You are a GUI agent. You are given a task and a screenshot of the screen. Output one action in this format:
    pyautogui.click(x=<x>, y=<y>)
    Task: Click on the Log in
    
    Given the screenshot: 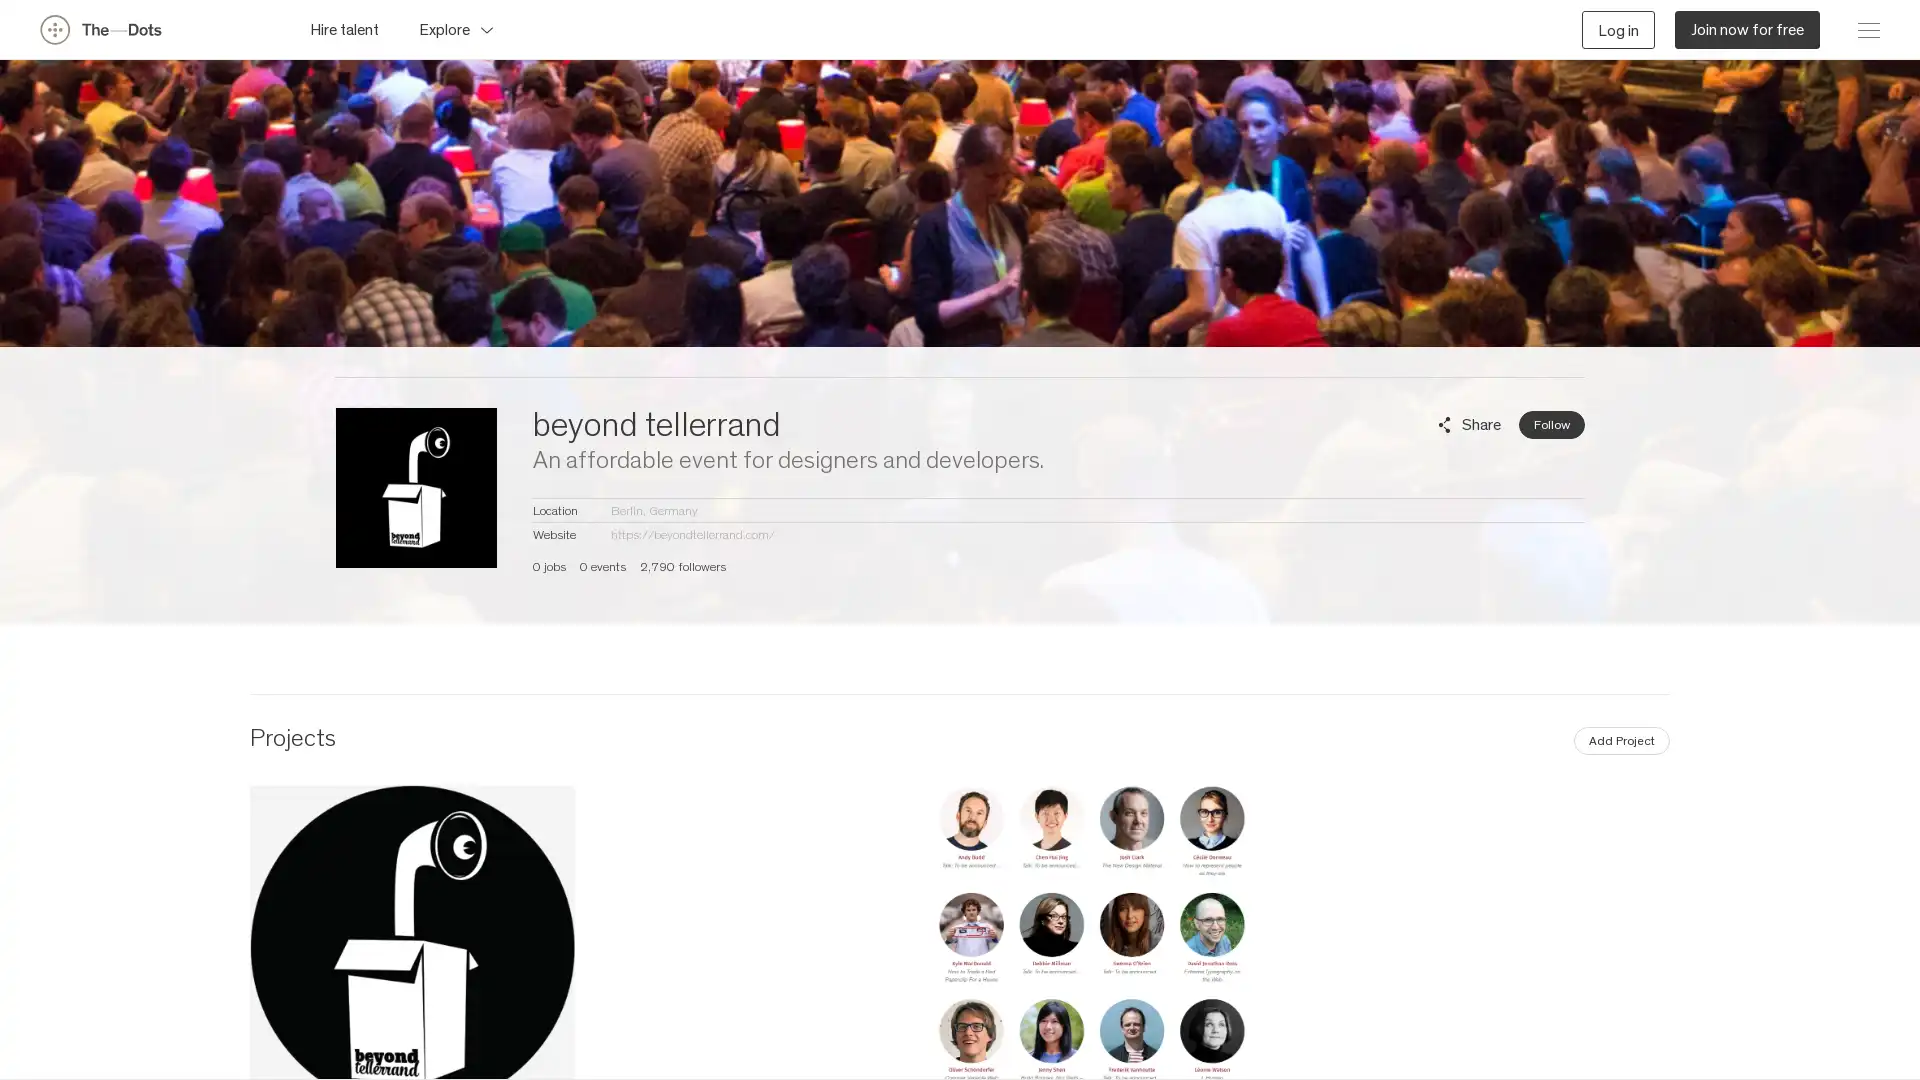 What is the action you would take?
    pyautogui.click(x=1618, y=29)
    